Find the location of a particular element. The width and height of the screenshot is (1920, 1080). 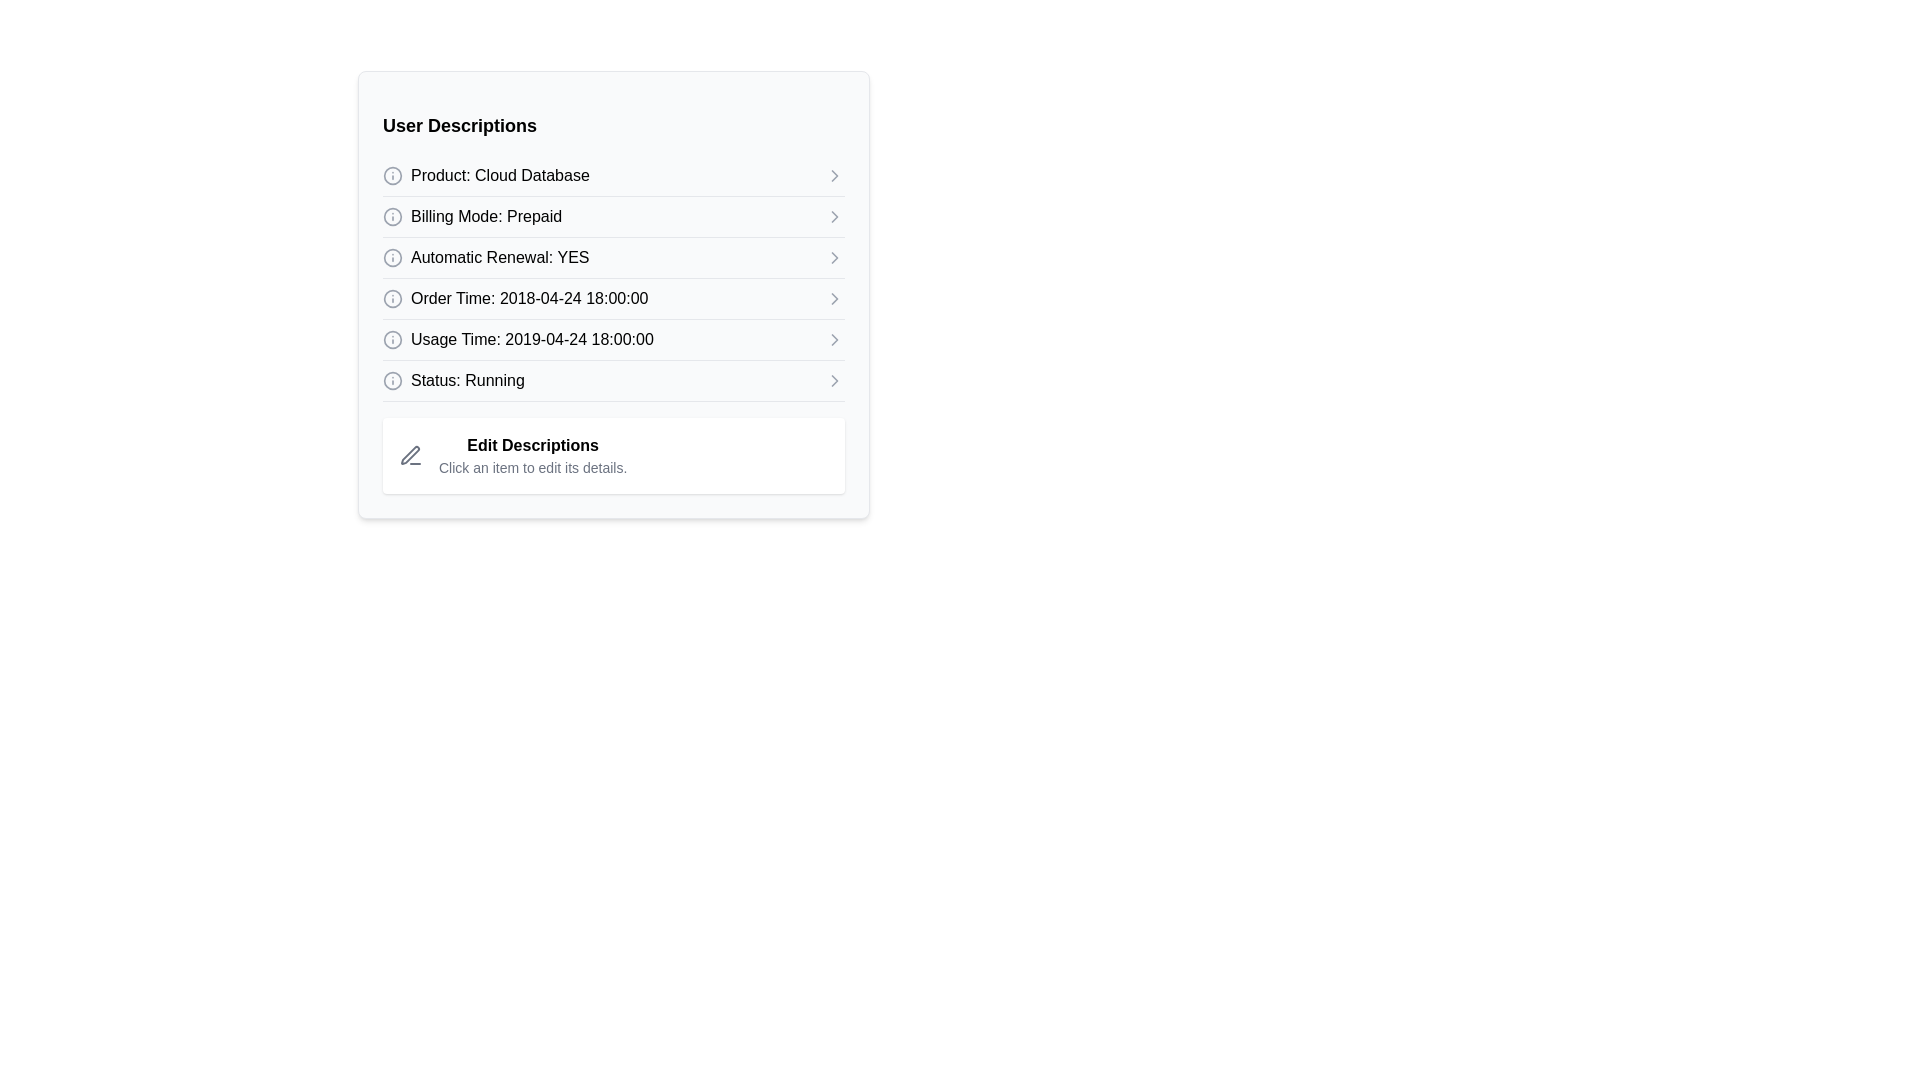

the arrow icon located at the right end of the 'Order Time: 2018-04-24 18:00:00' row in the 'User Descriptions' list is located at coordinates (835, 299).